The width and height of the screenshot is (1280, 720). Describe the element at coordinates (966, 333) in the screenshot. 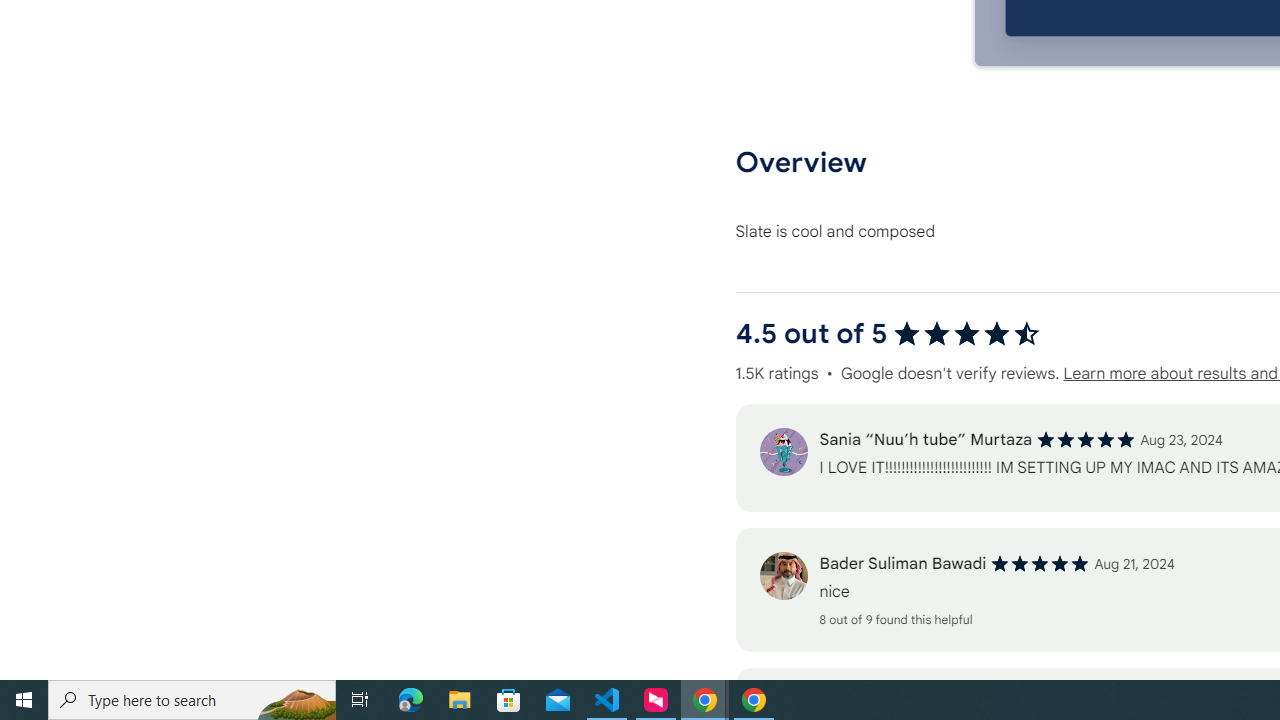

I see `'4.5 out of 5 stars'` at that location.